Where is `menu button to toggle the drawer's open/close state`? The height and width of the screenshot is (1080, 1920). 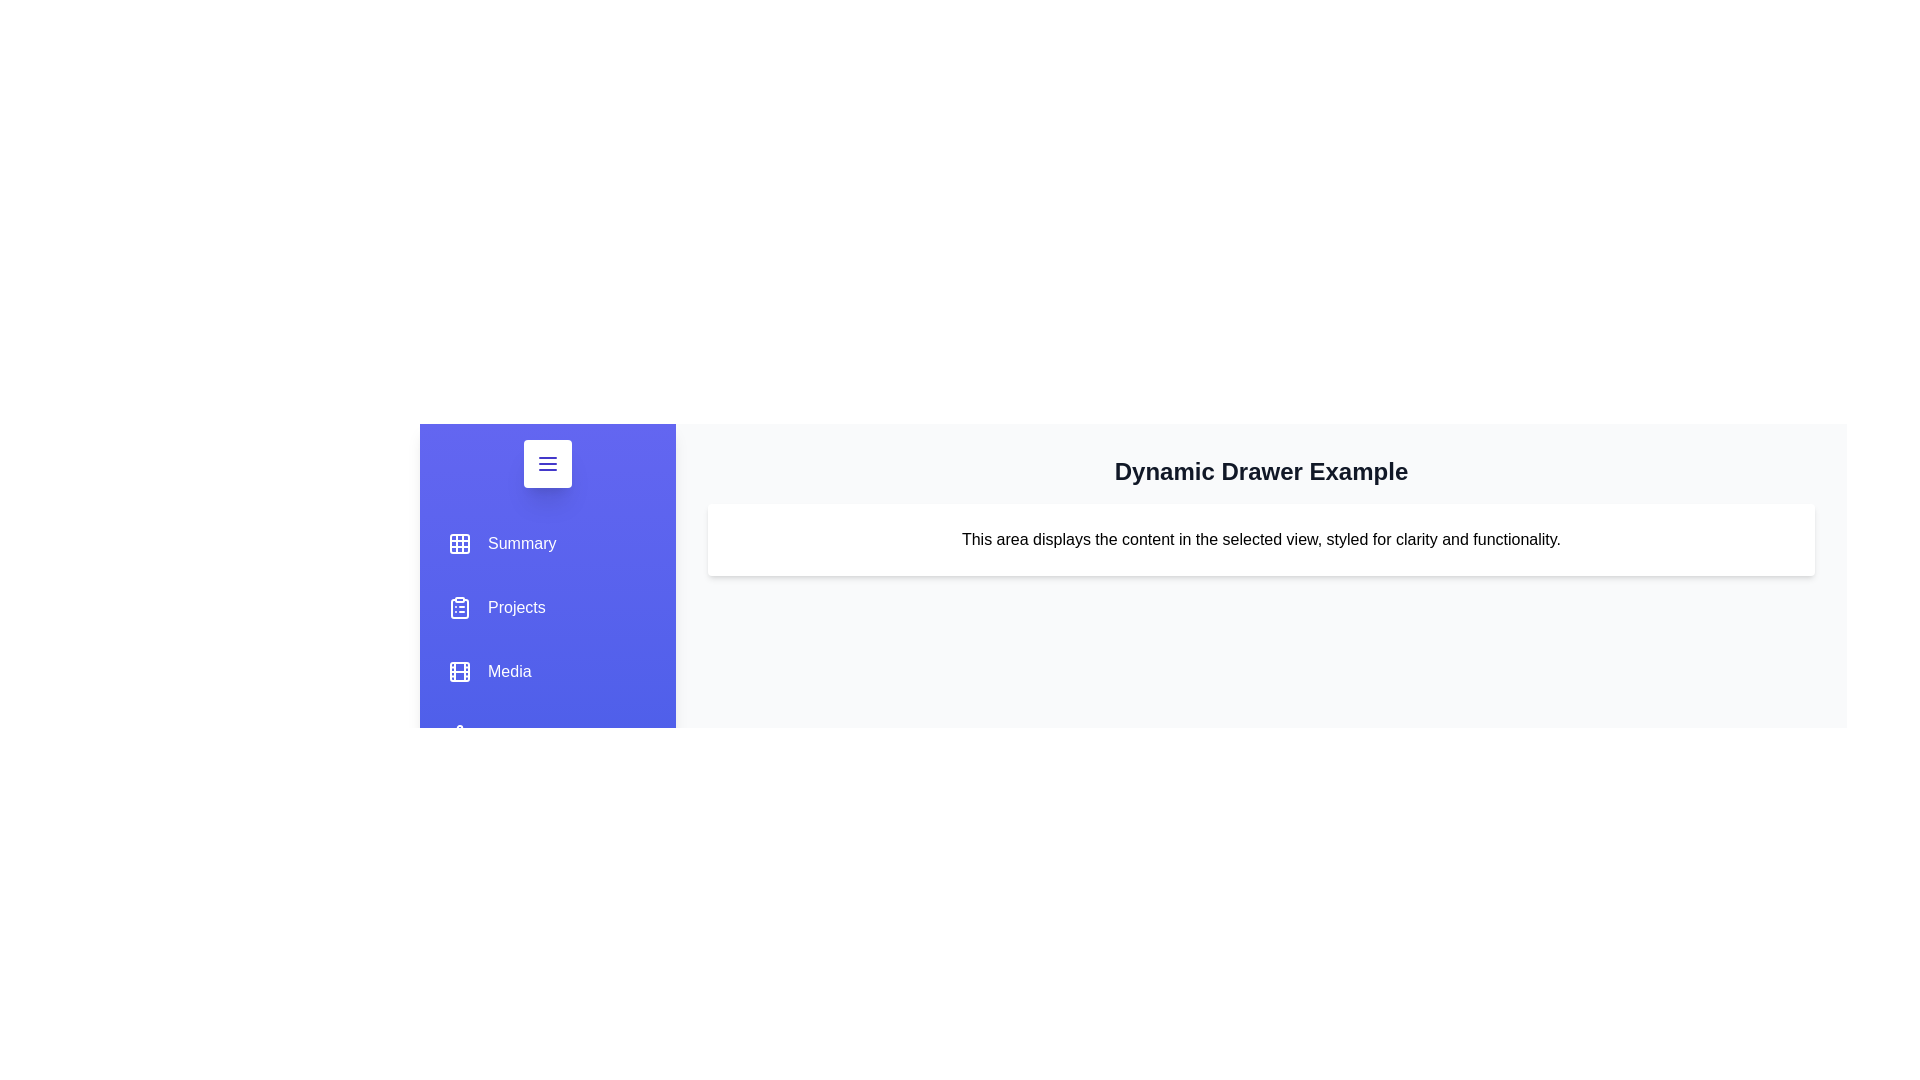 menu button to toggle the drawer's open/close state is located at coordinates (547, 463).